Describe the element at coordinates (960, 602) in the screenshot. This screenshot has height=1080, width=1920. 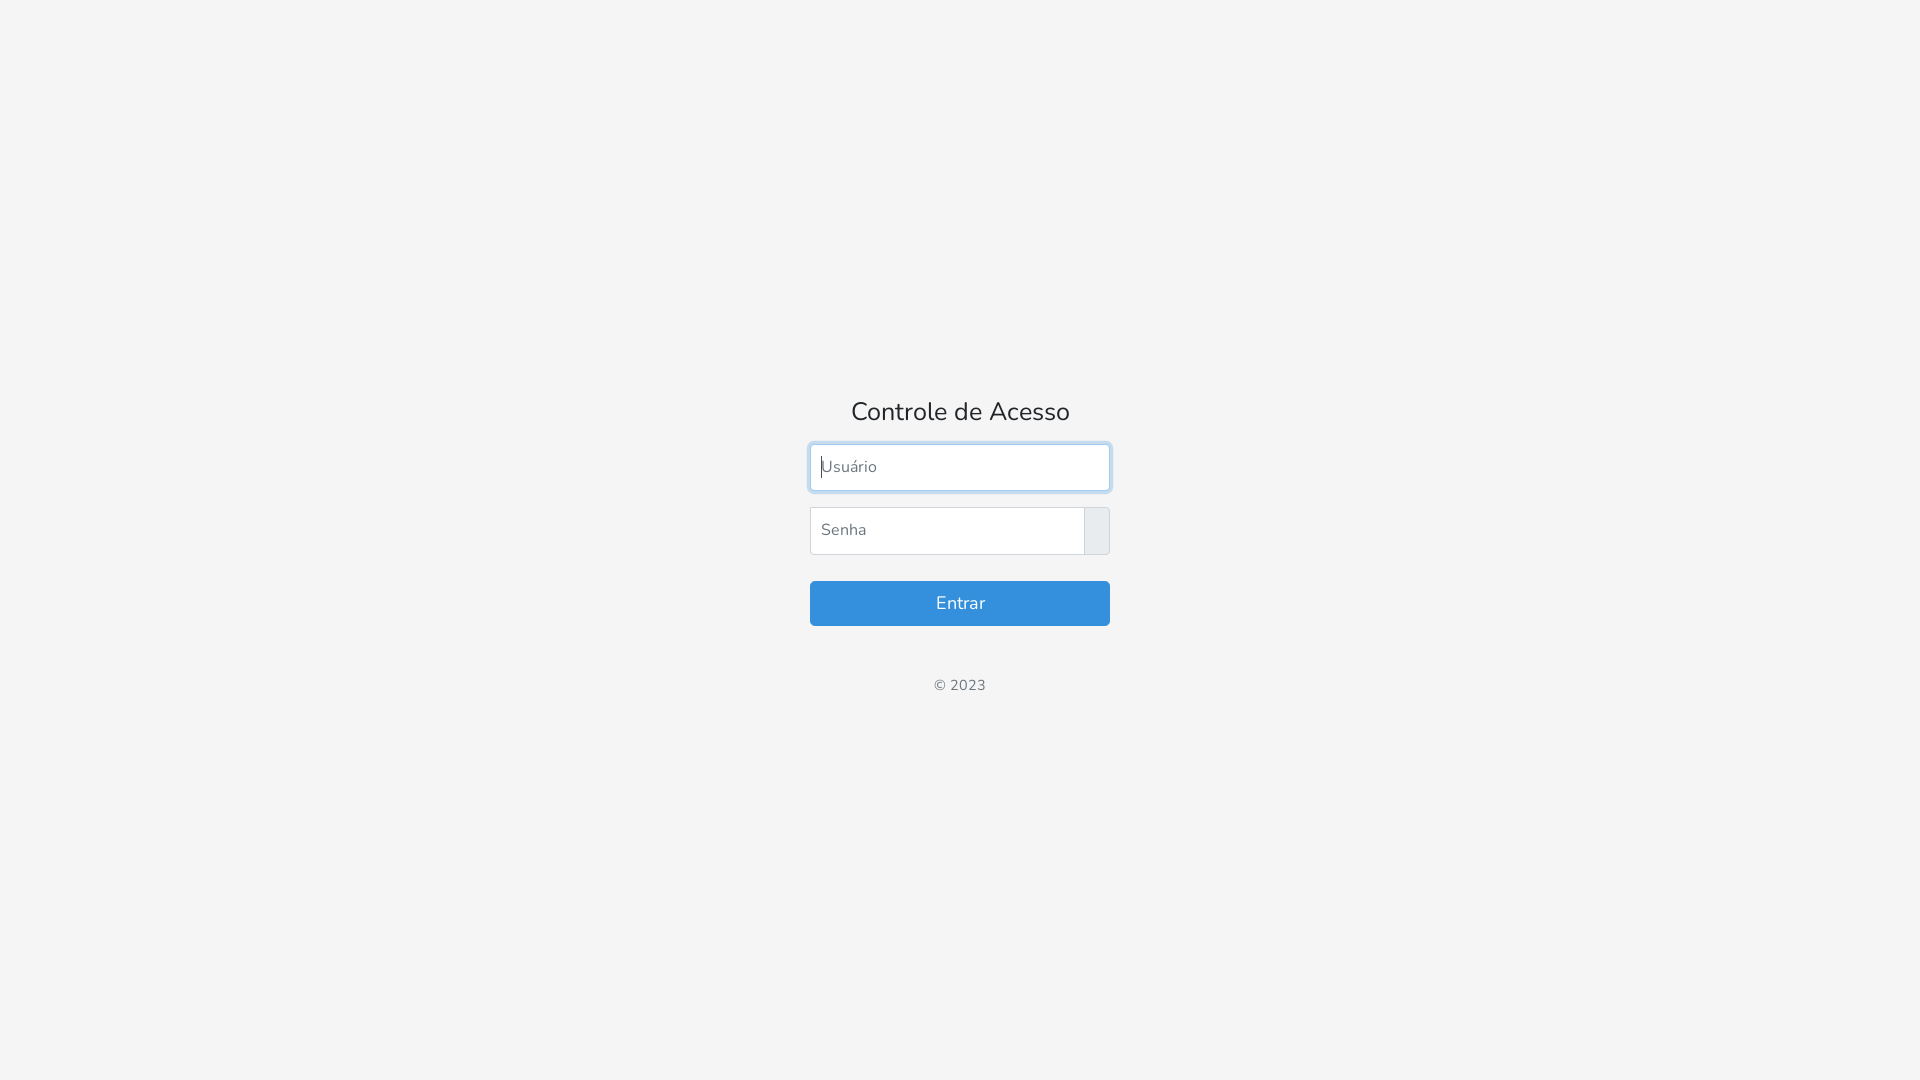
I see `'Entrar'` at that location.